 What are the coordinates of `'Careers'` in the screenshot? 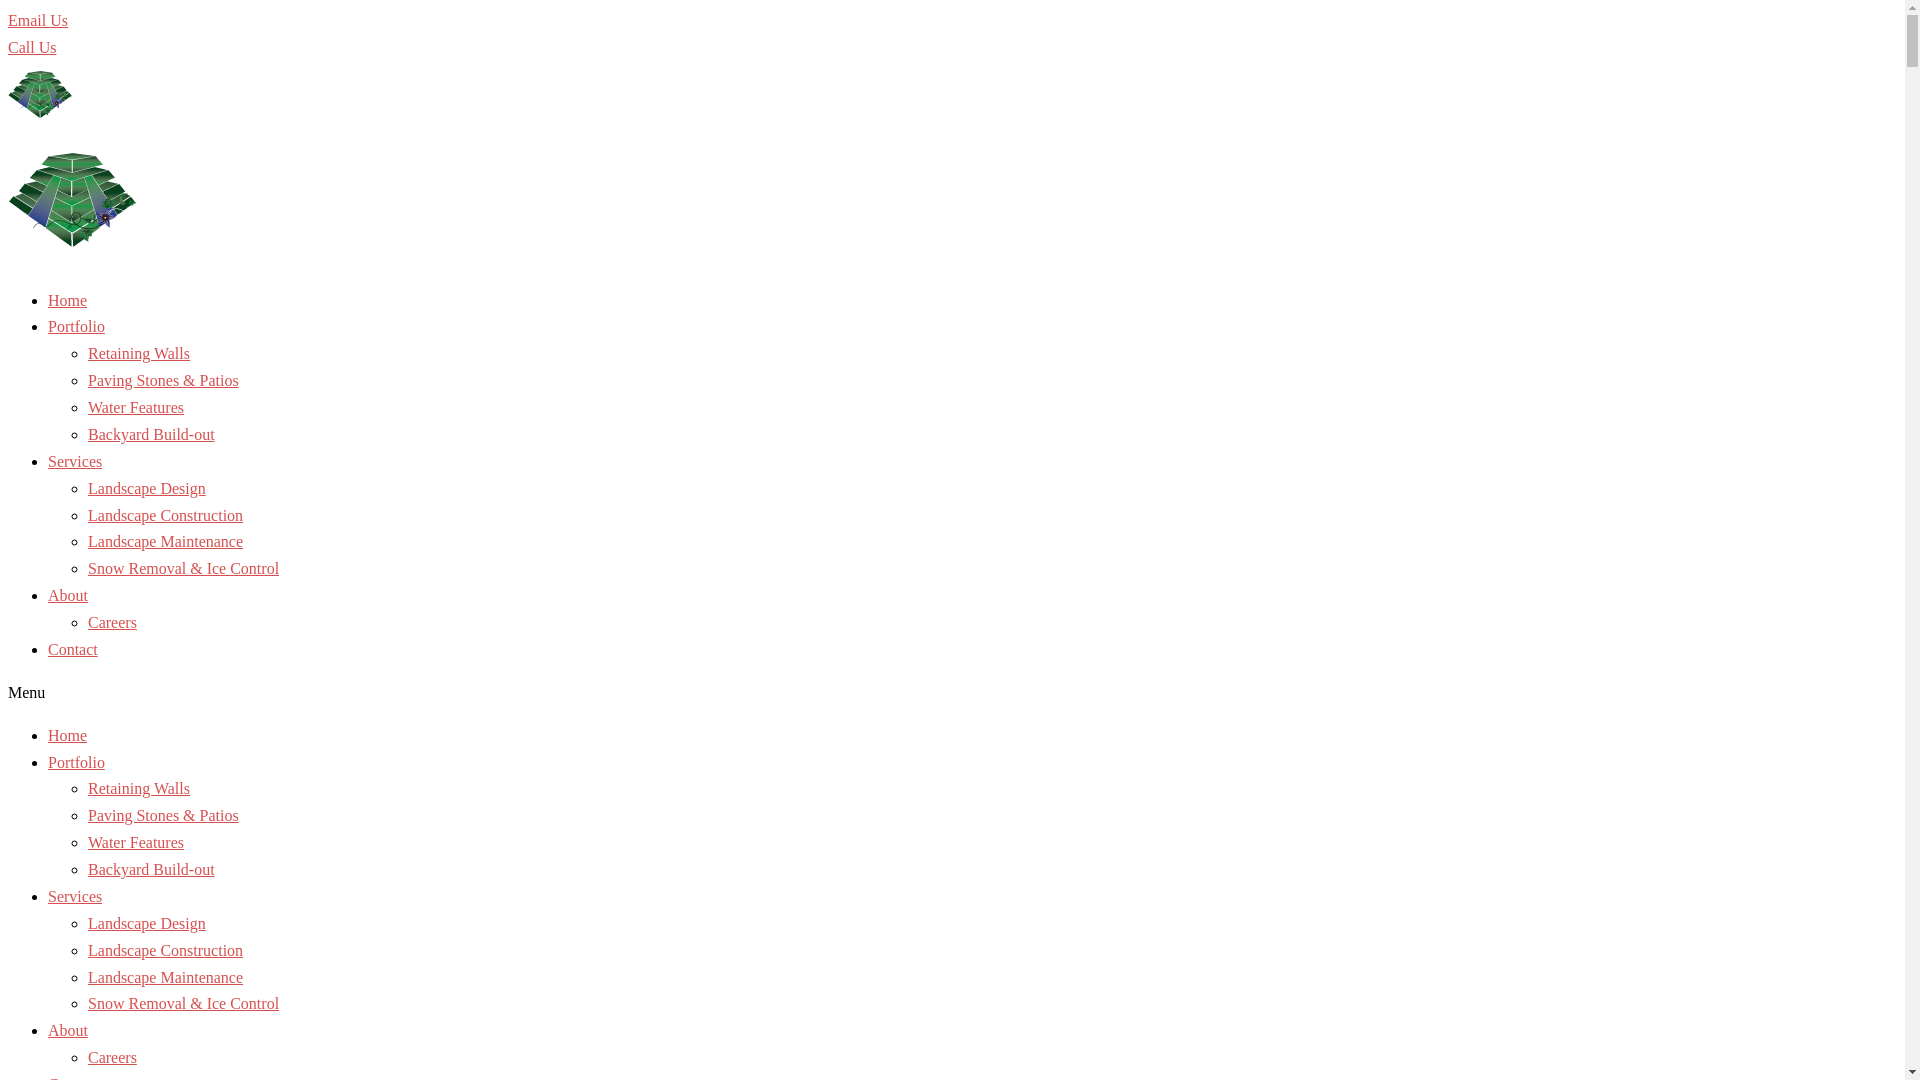 It's located at (111, 621).